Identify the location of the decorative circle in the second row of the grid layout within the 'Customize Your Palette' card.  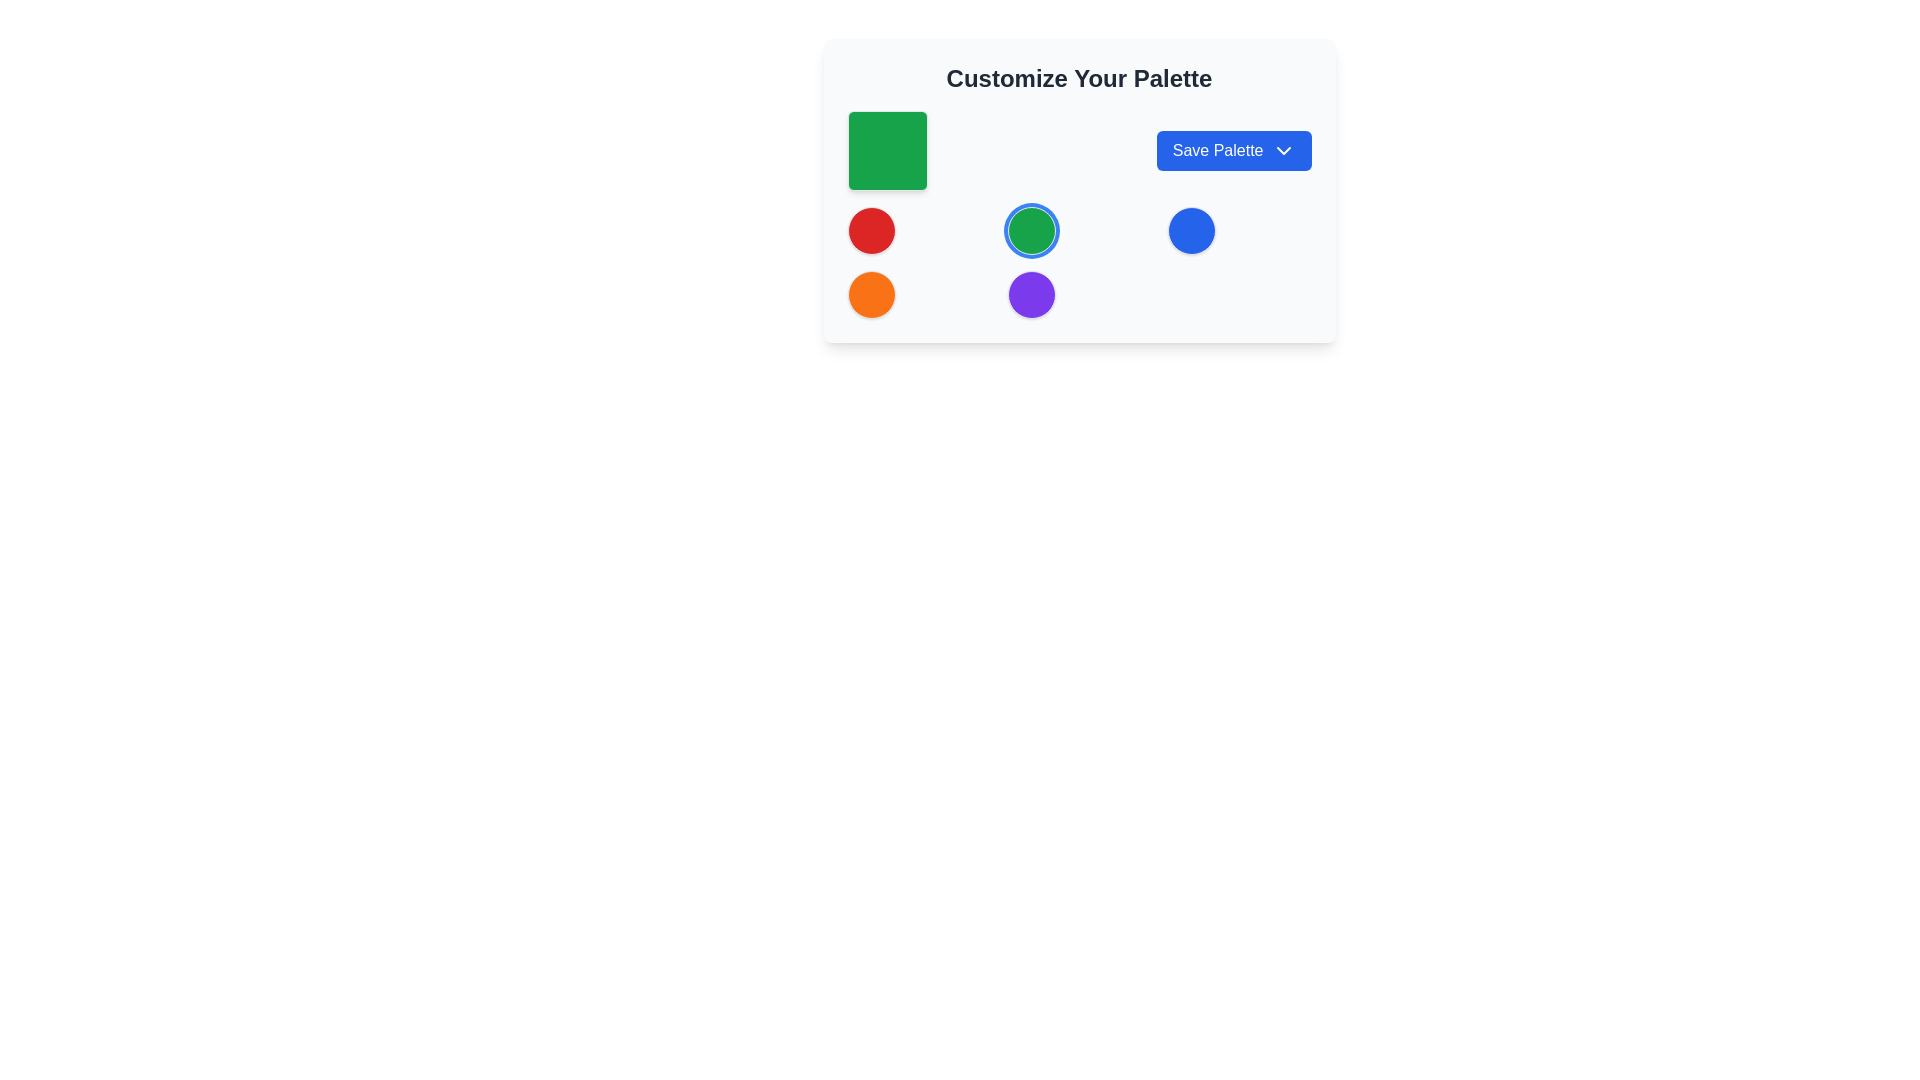
(1191, 230).